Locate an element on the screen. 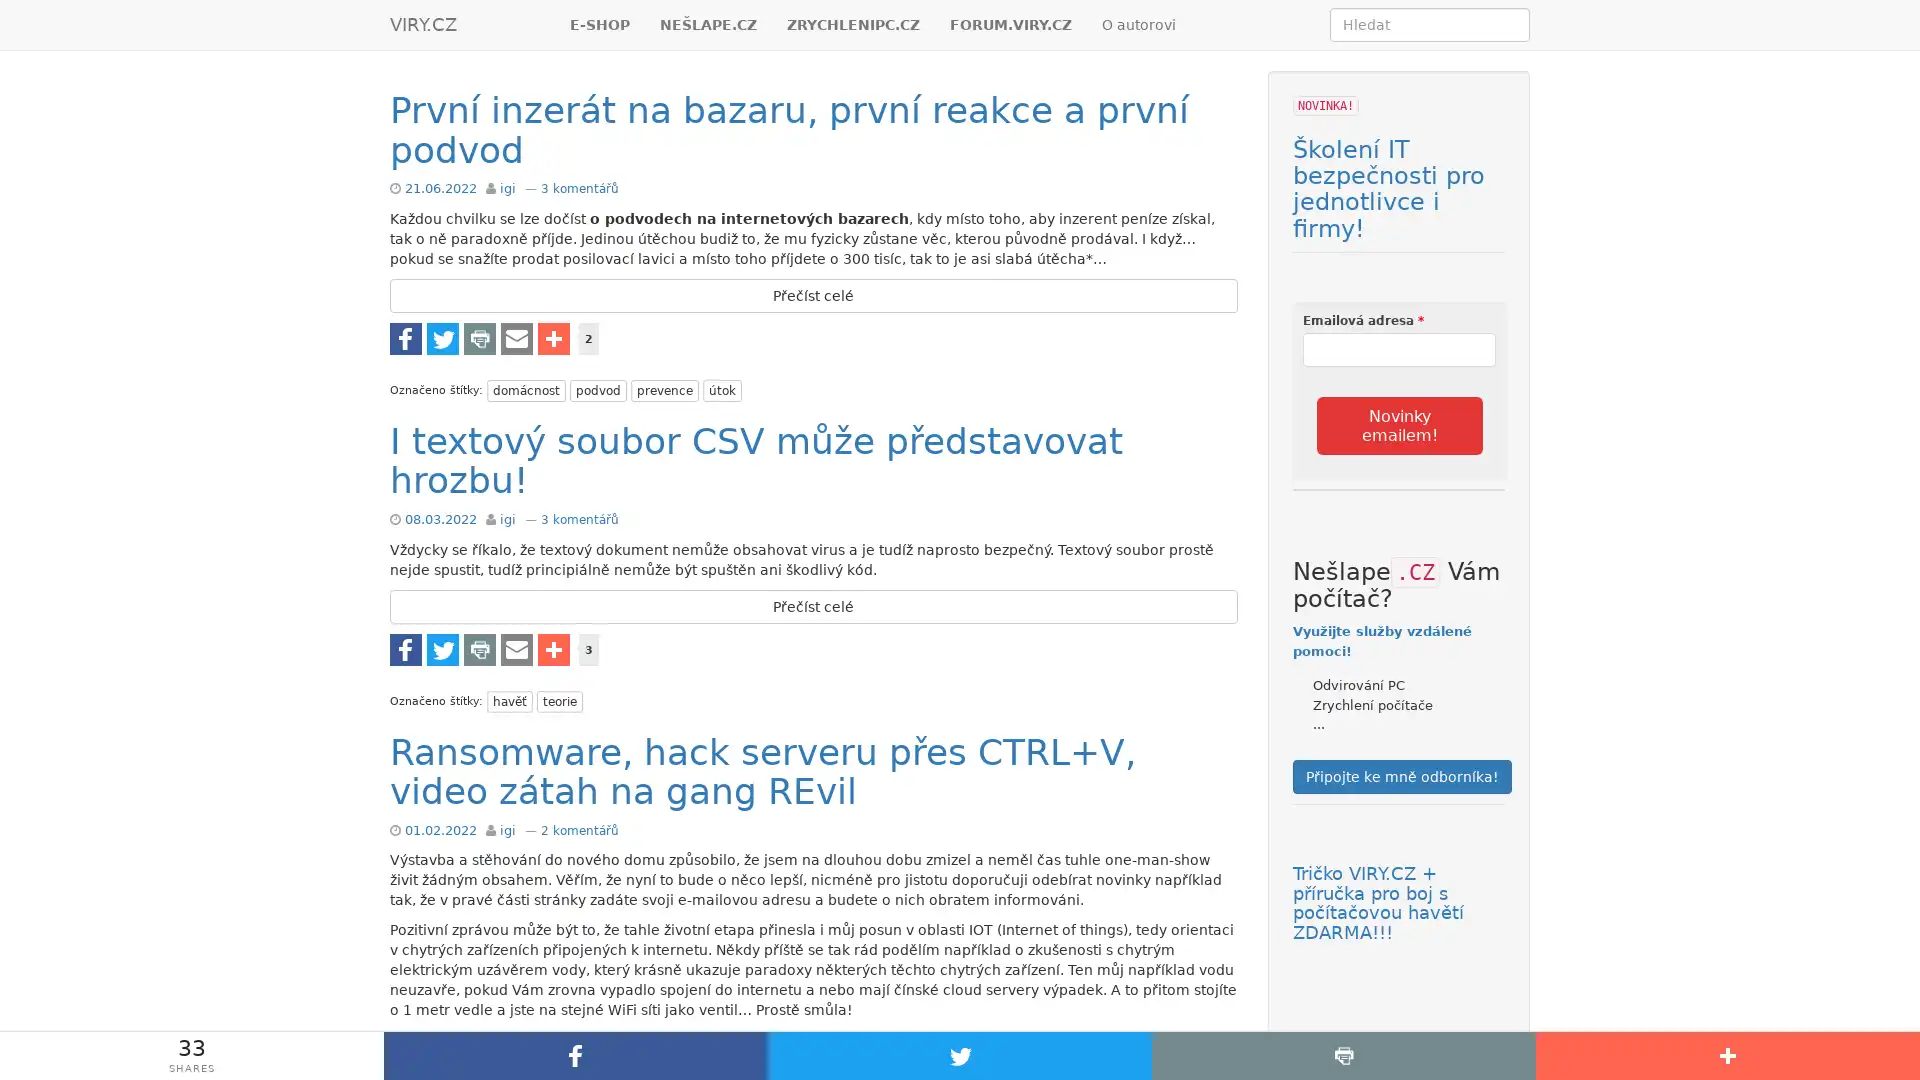 Image resolution: width=1920 pixels, height=1080 pixels. Novinky emailem! is located at coordinates (1397, 424).